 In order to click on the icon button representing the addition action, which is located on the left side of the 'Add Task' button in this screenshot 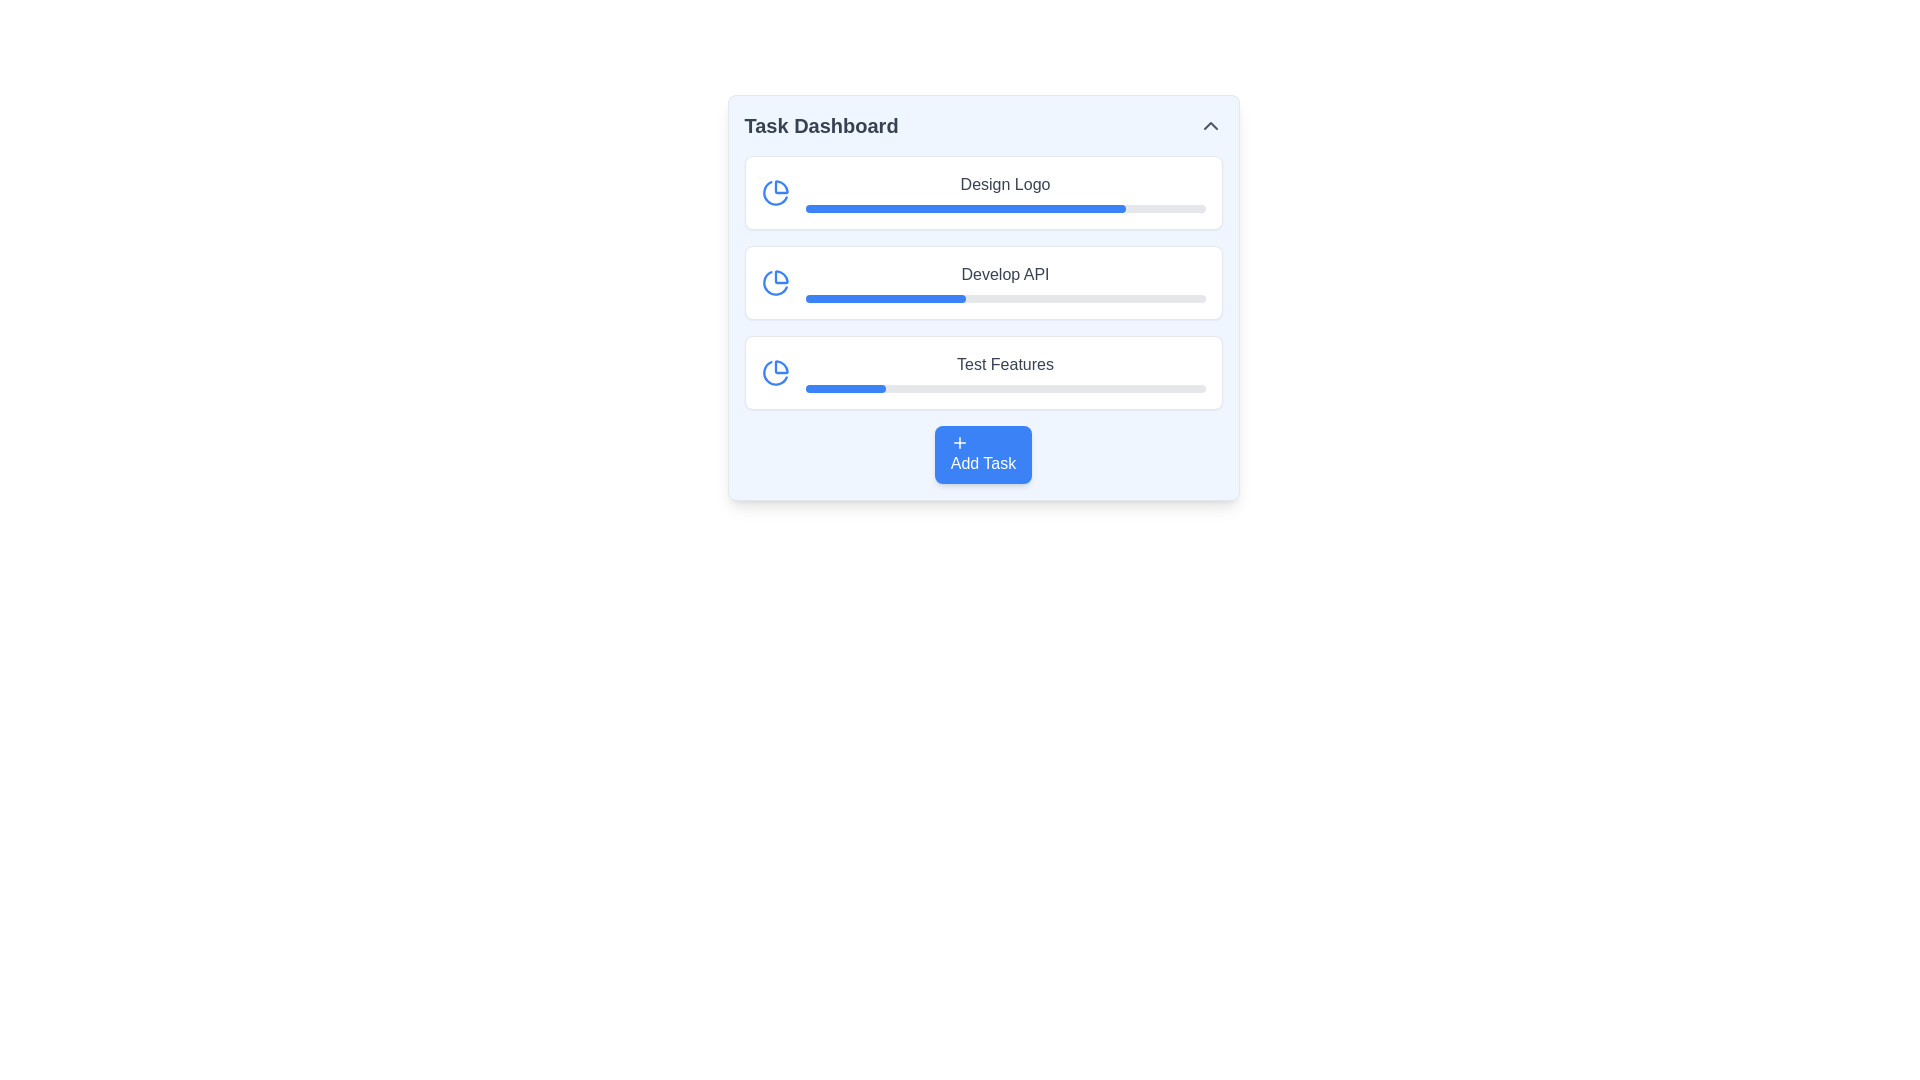, I will do `click(958, 442)`.